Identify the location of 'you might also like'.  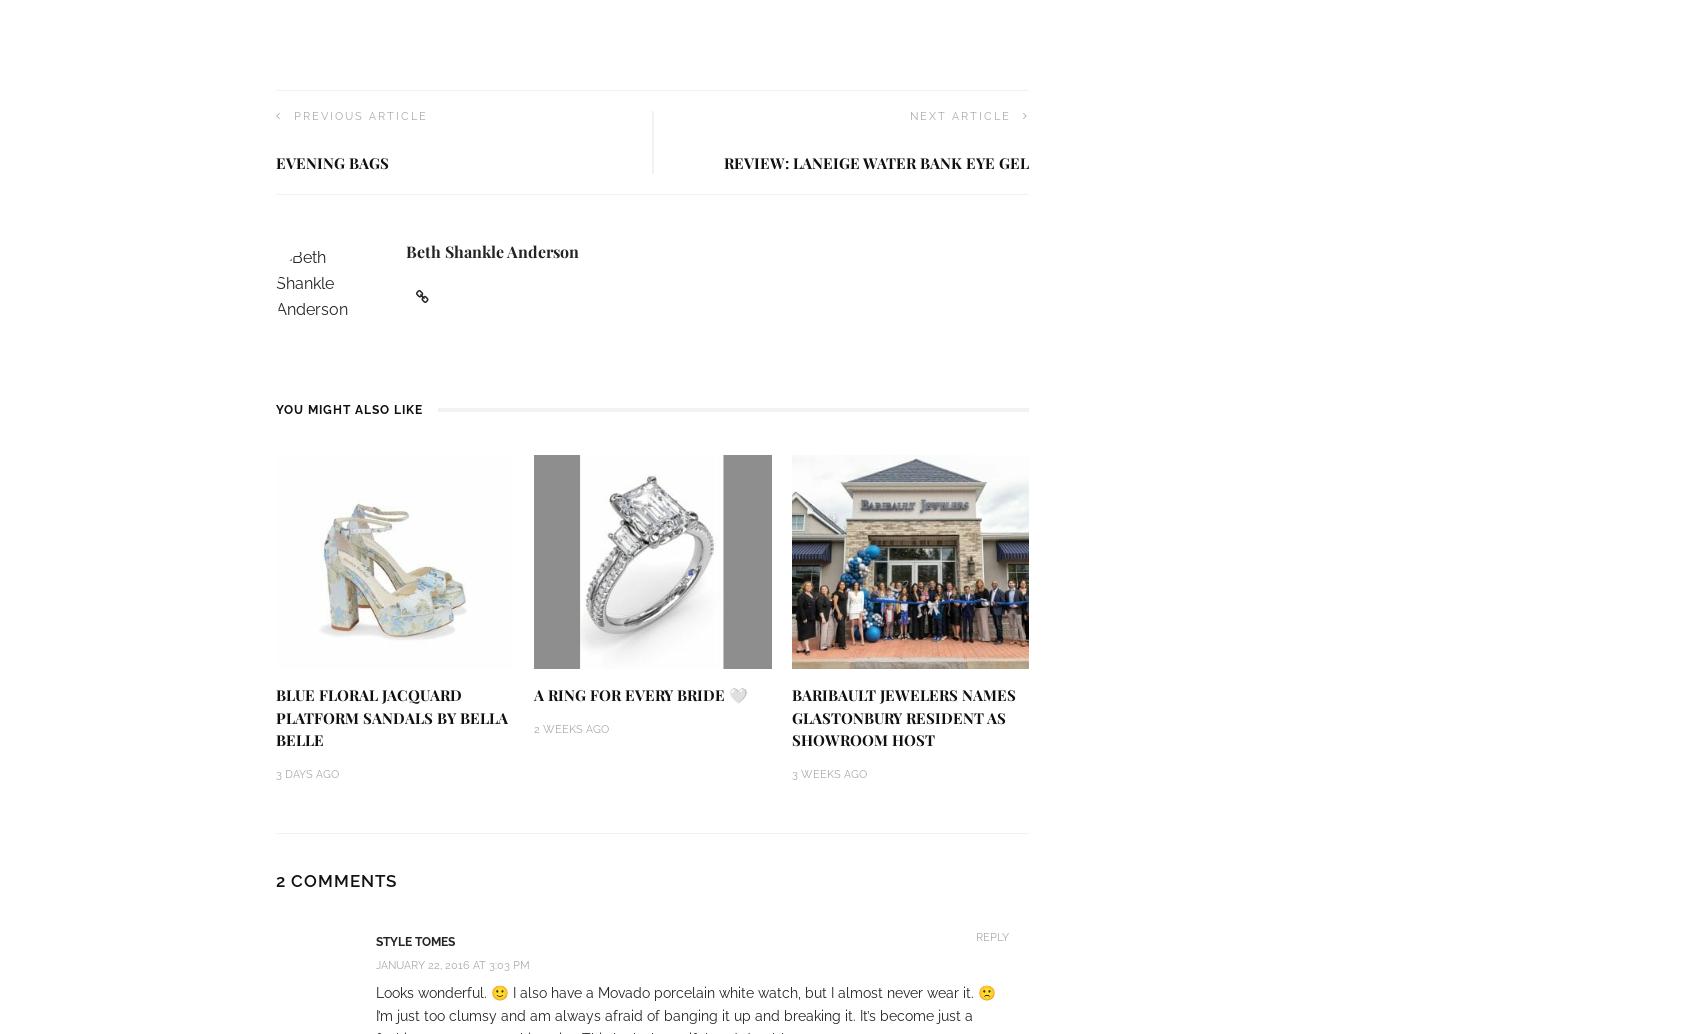
(348, 408).